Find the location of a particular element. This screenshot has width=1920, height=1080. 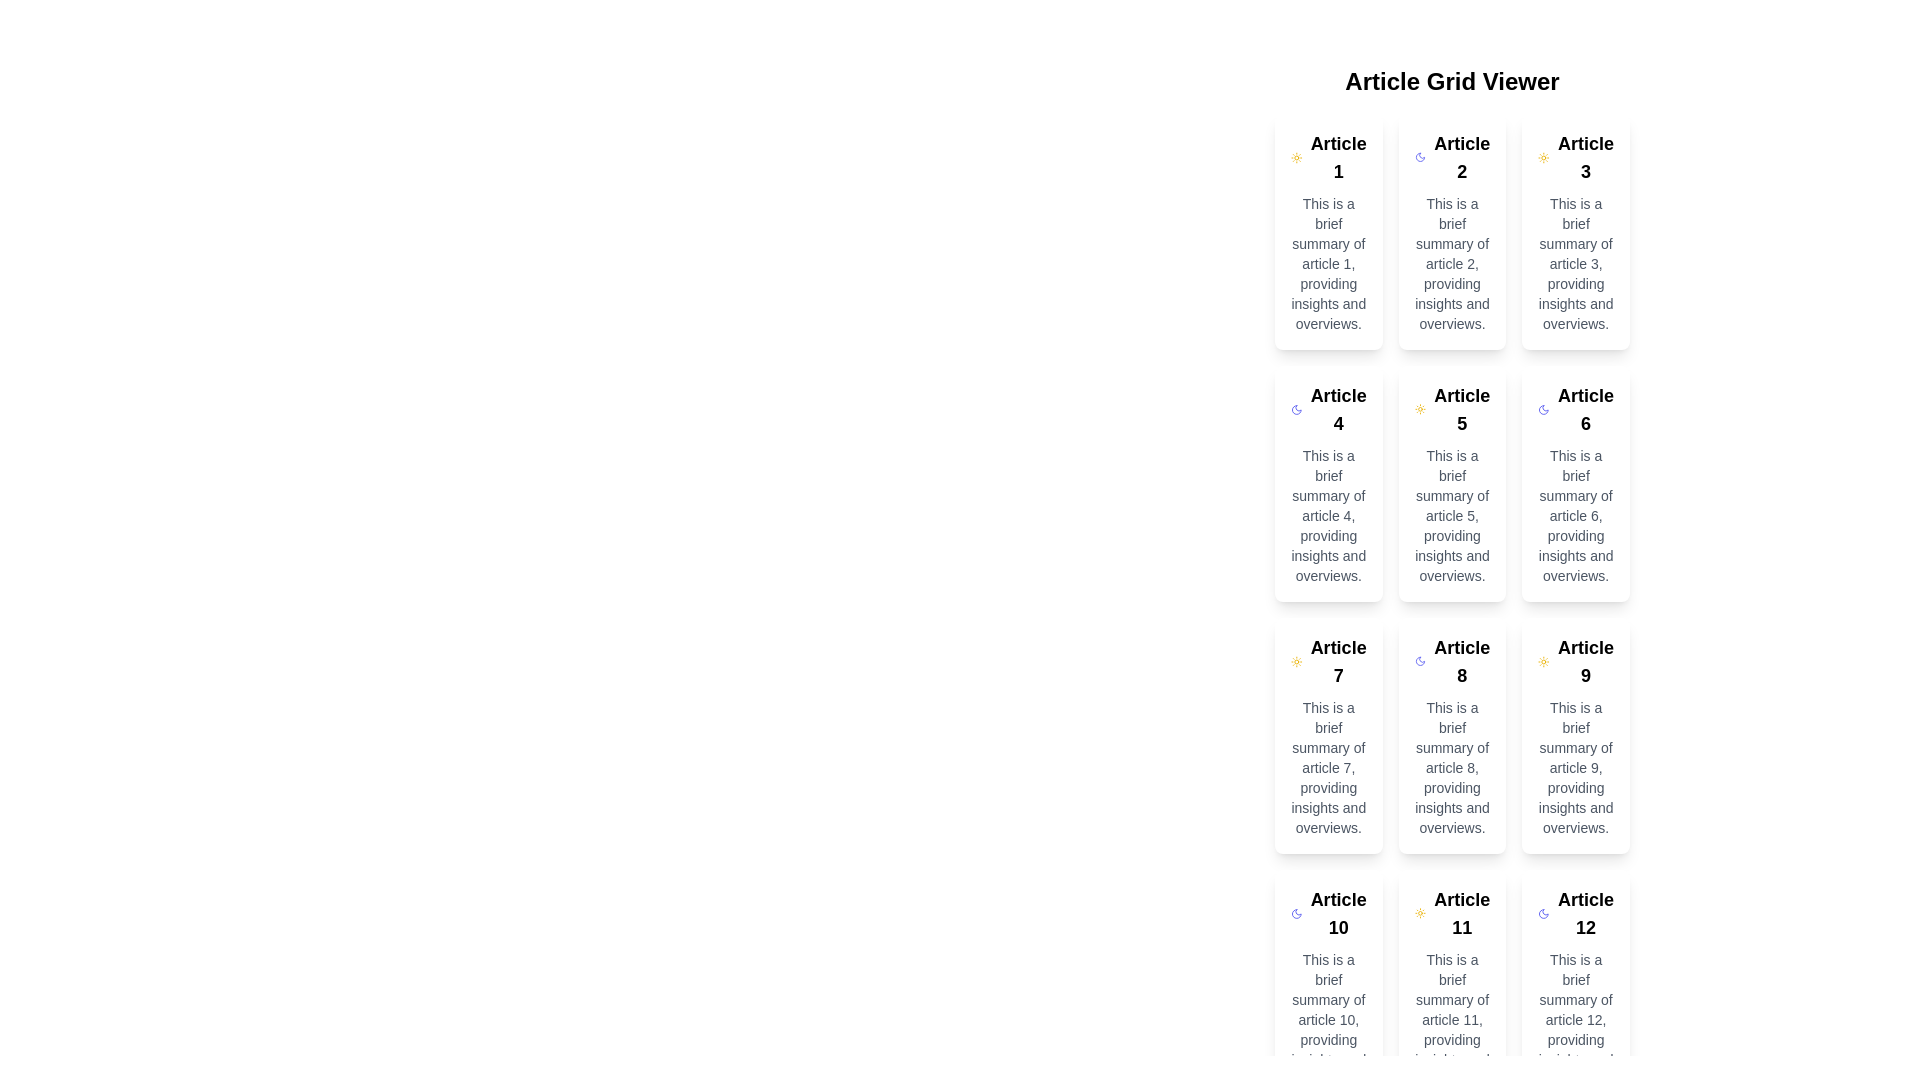

the Card that displays a brief summary of 'Article 7', located in the third row and first column of the grid layout is located at coordinates (1328, 736).